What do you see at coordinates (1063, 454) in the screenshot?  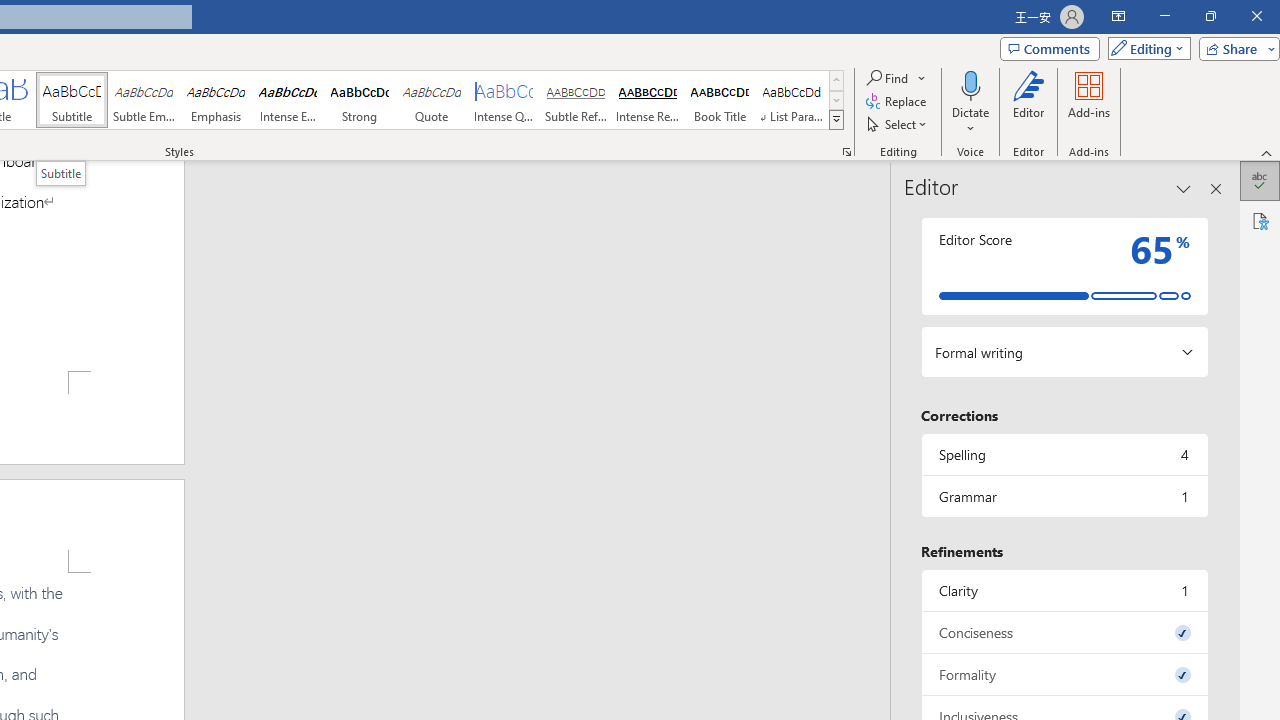 I see `'Spelling, 4 issues. Press space or enter to review items.'` at bounding box center [1063, 454].